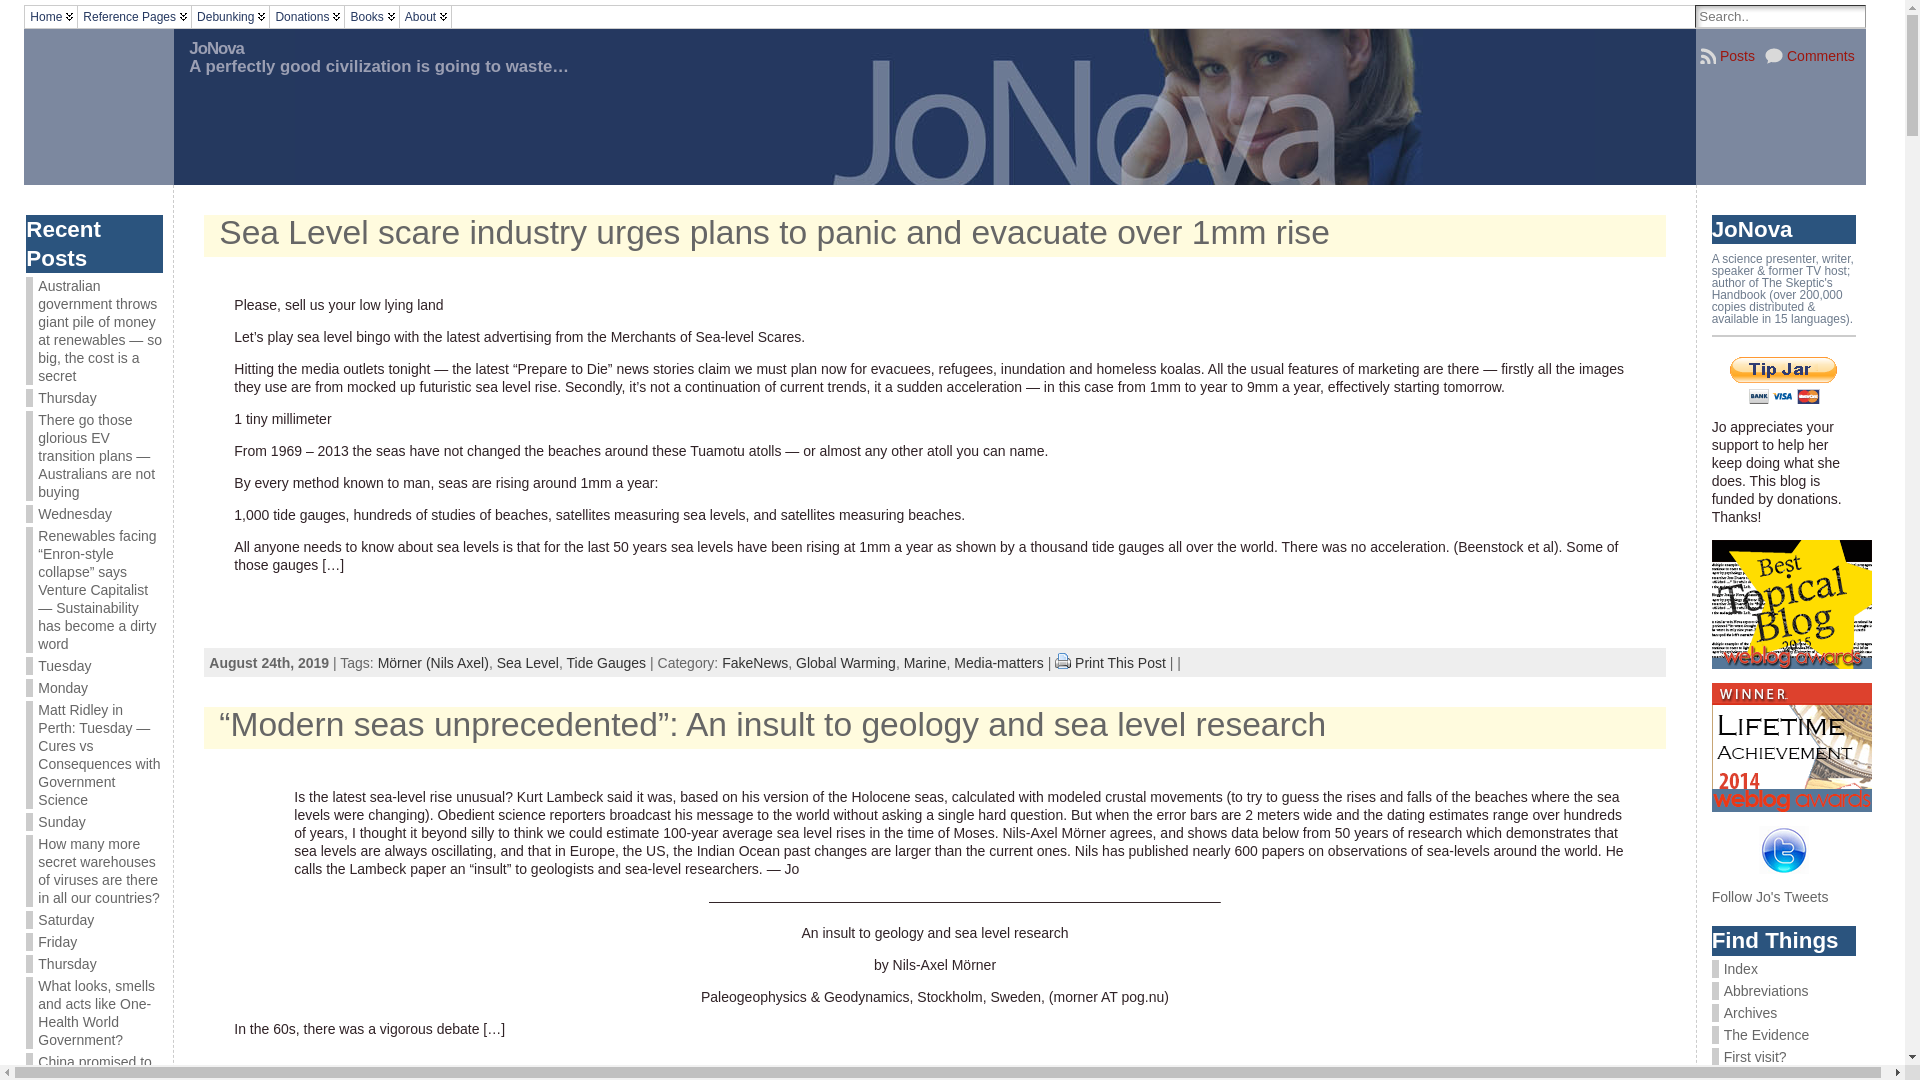 The height and width of the screenshot is (1080, 1920). I want to click on 'First visit?', so click(1784, 1055).